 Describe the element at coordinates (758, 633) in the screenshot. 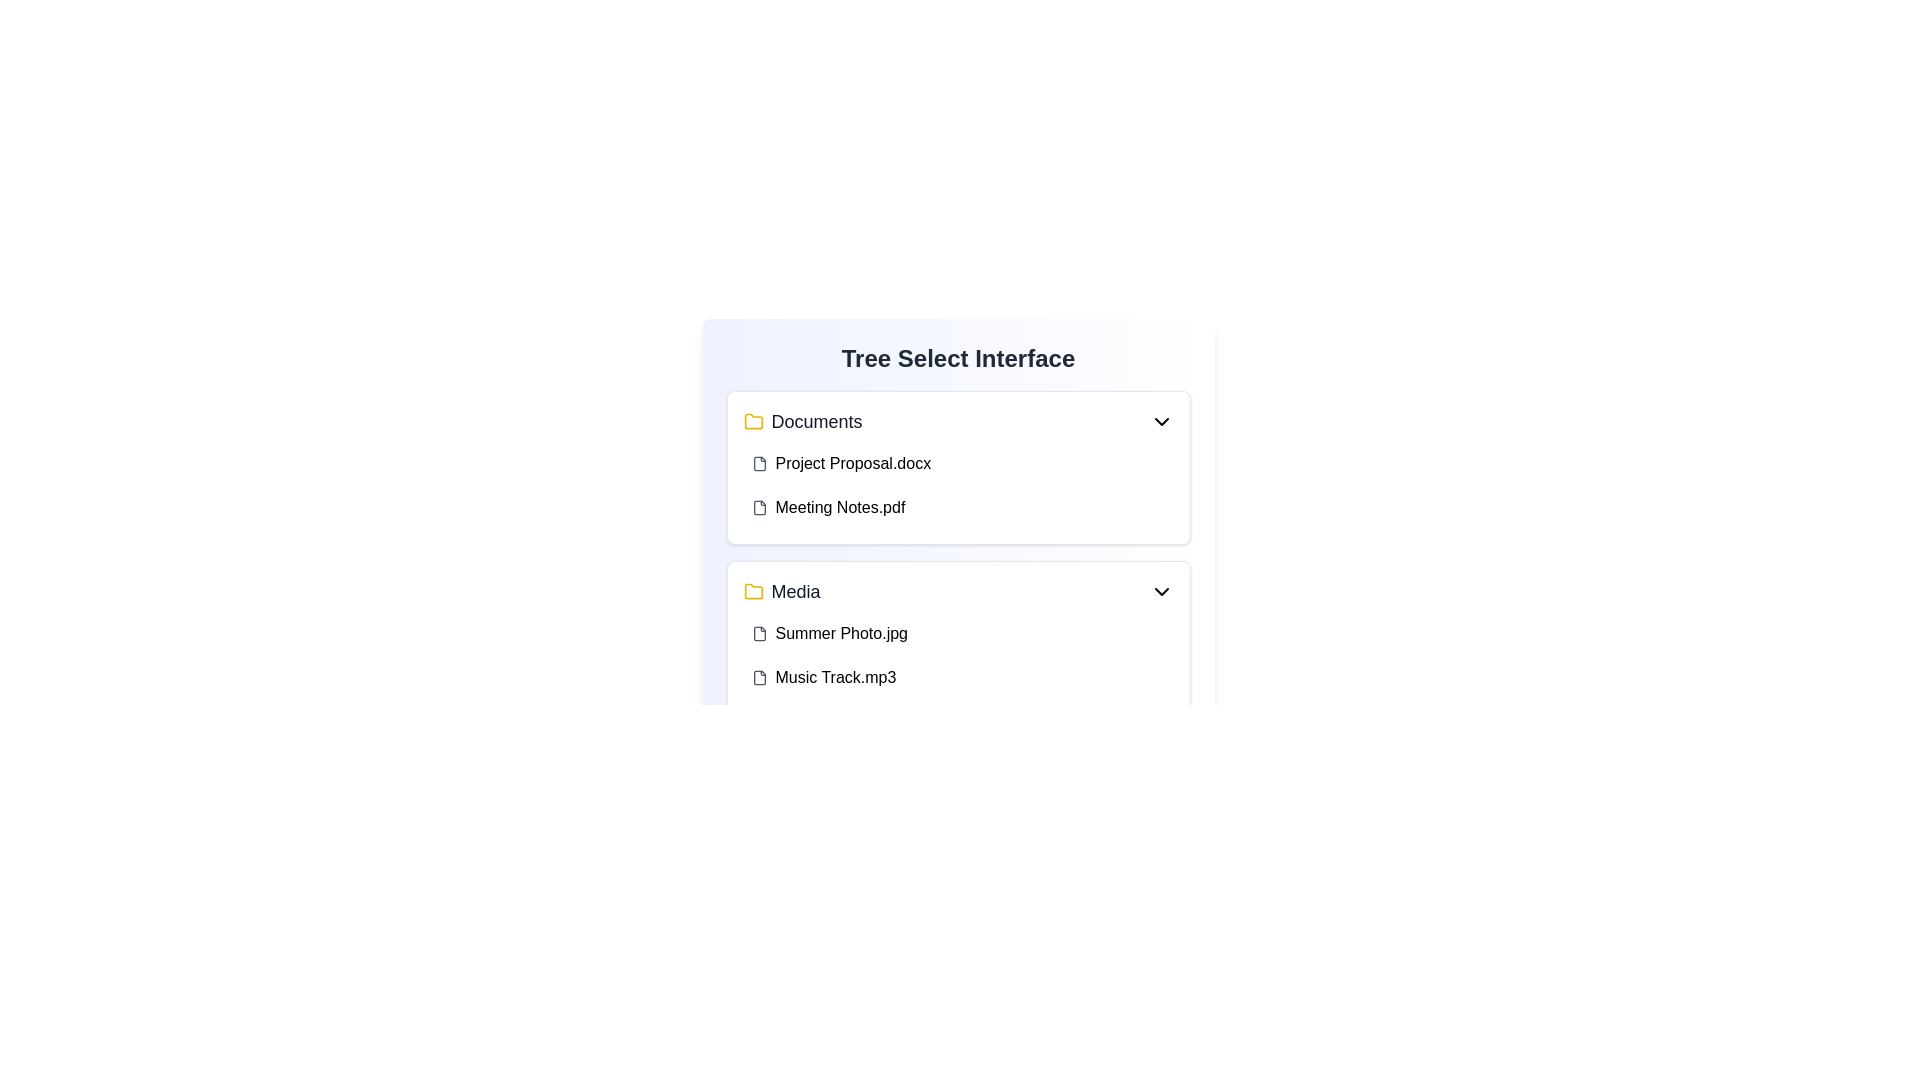

I see `the details of the document icon located to the left of the text 'Summer Photo.jpg' in the Media section` at that location.